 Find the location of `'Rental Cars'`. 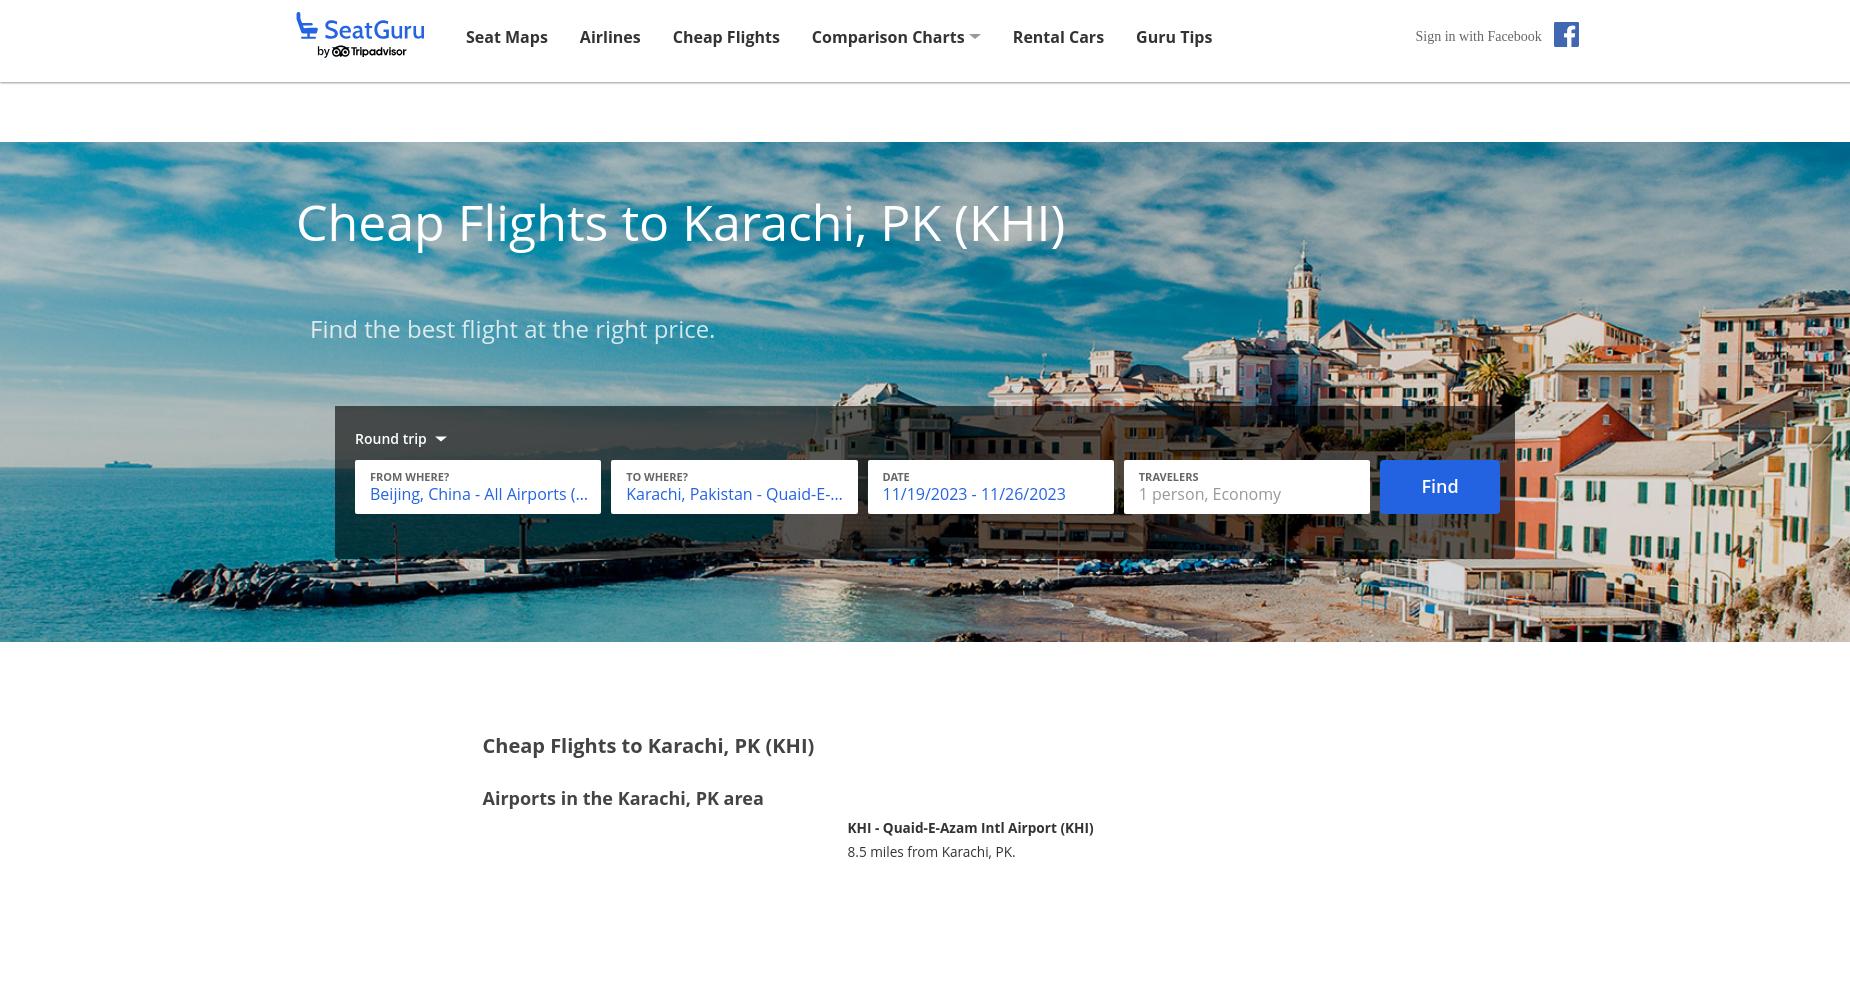

'Rental Cars' is located at coordinates (1057, 36).